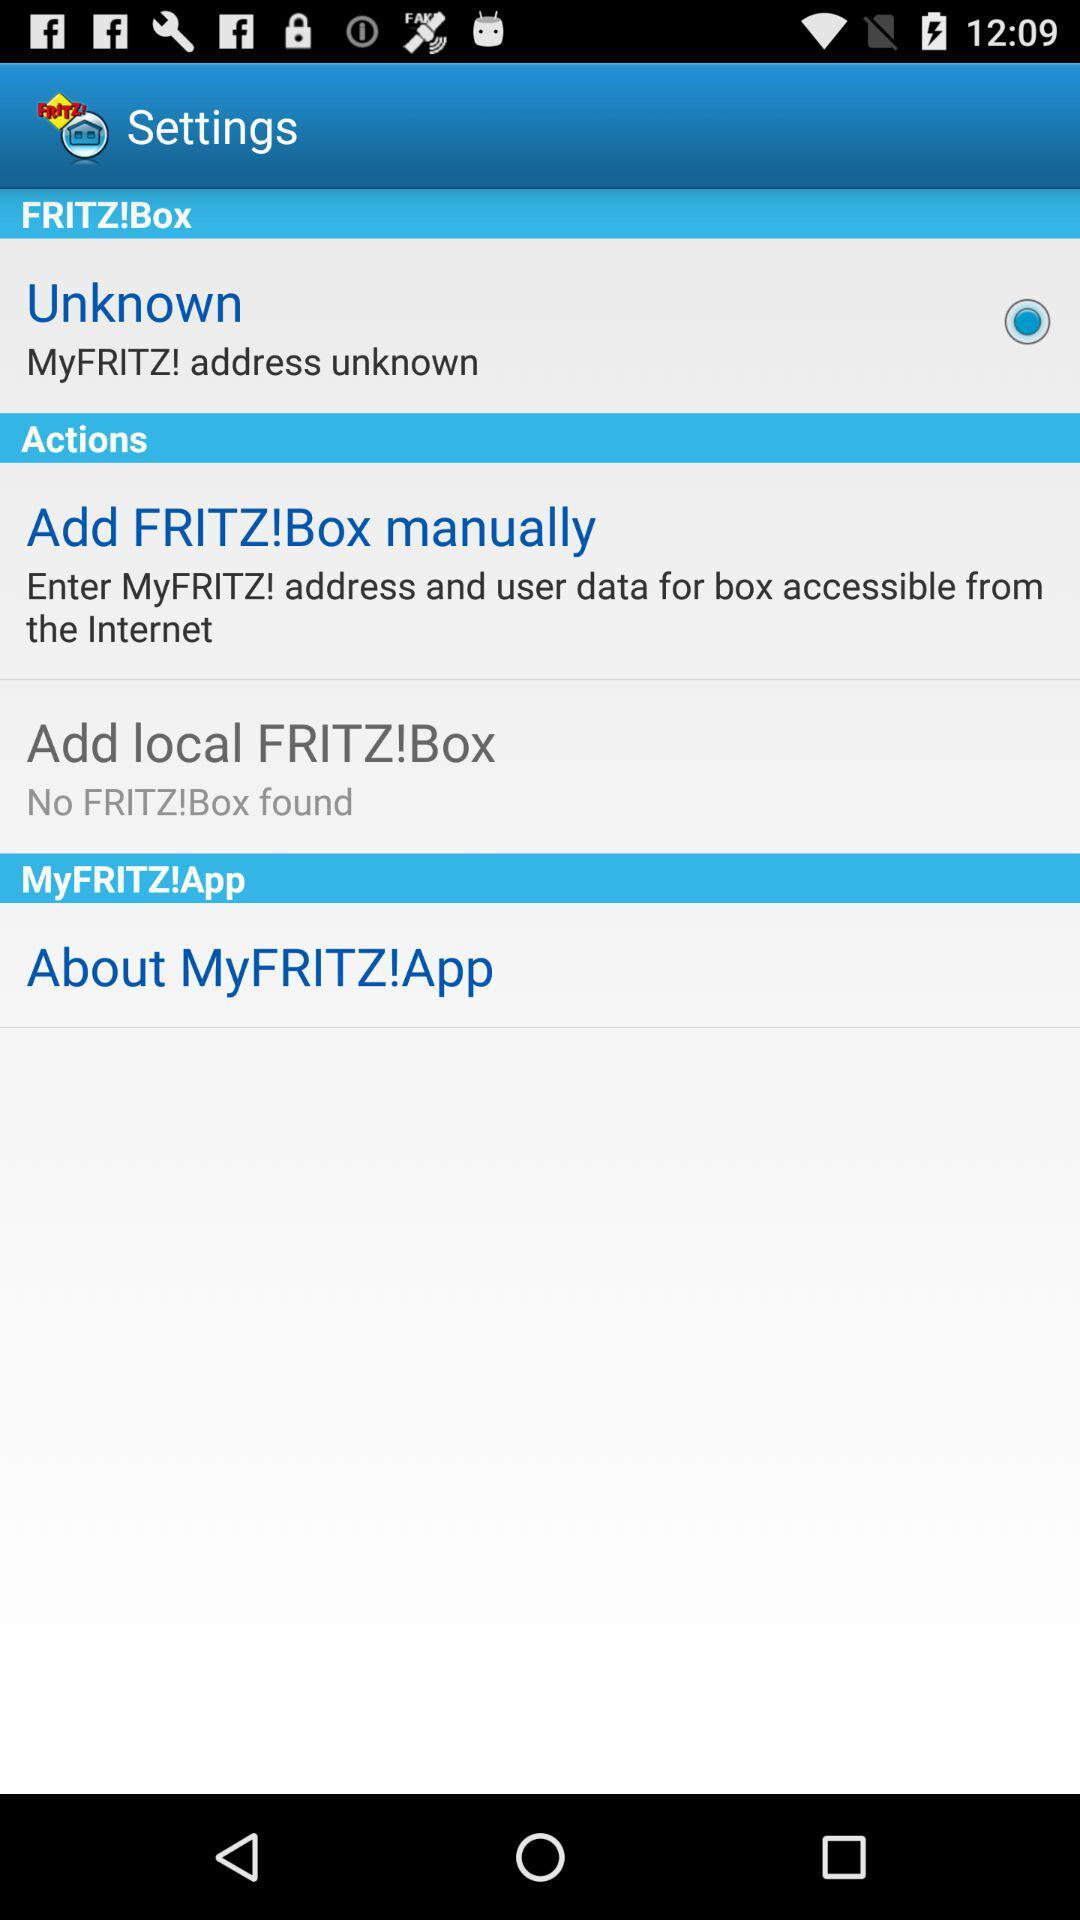  What do you see at coordinates (1027, 321) in the screenshot?
I see `app below fritz!box item` at bounding box center [1027, 321].